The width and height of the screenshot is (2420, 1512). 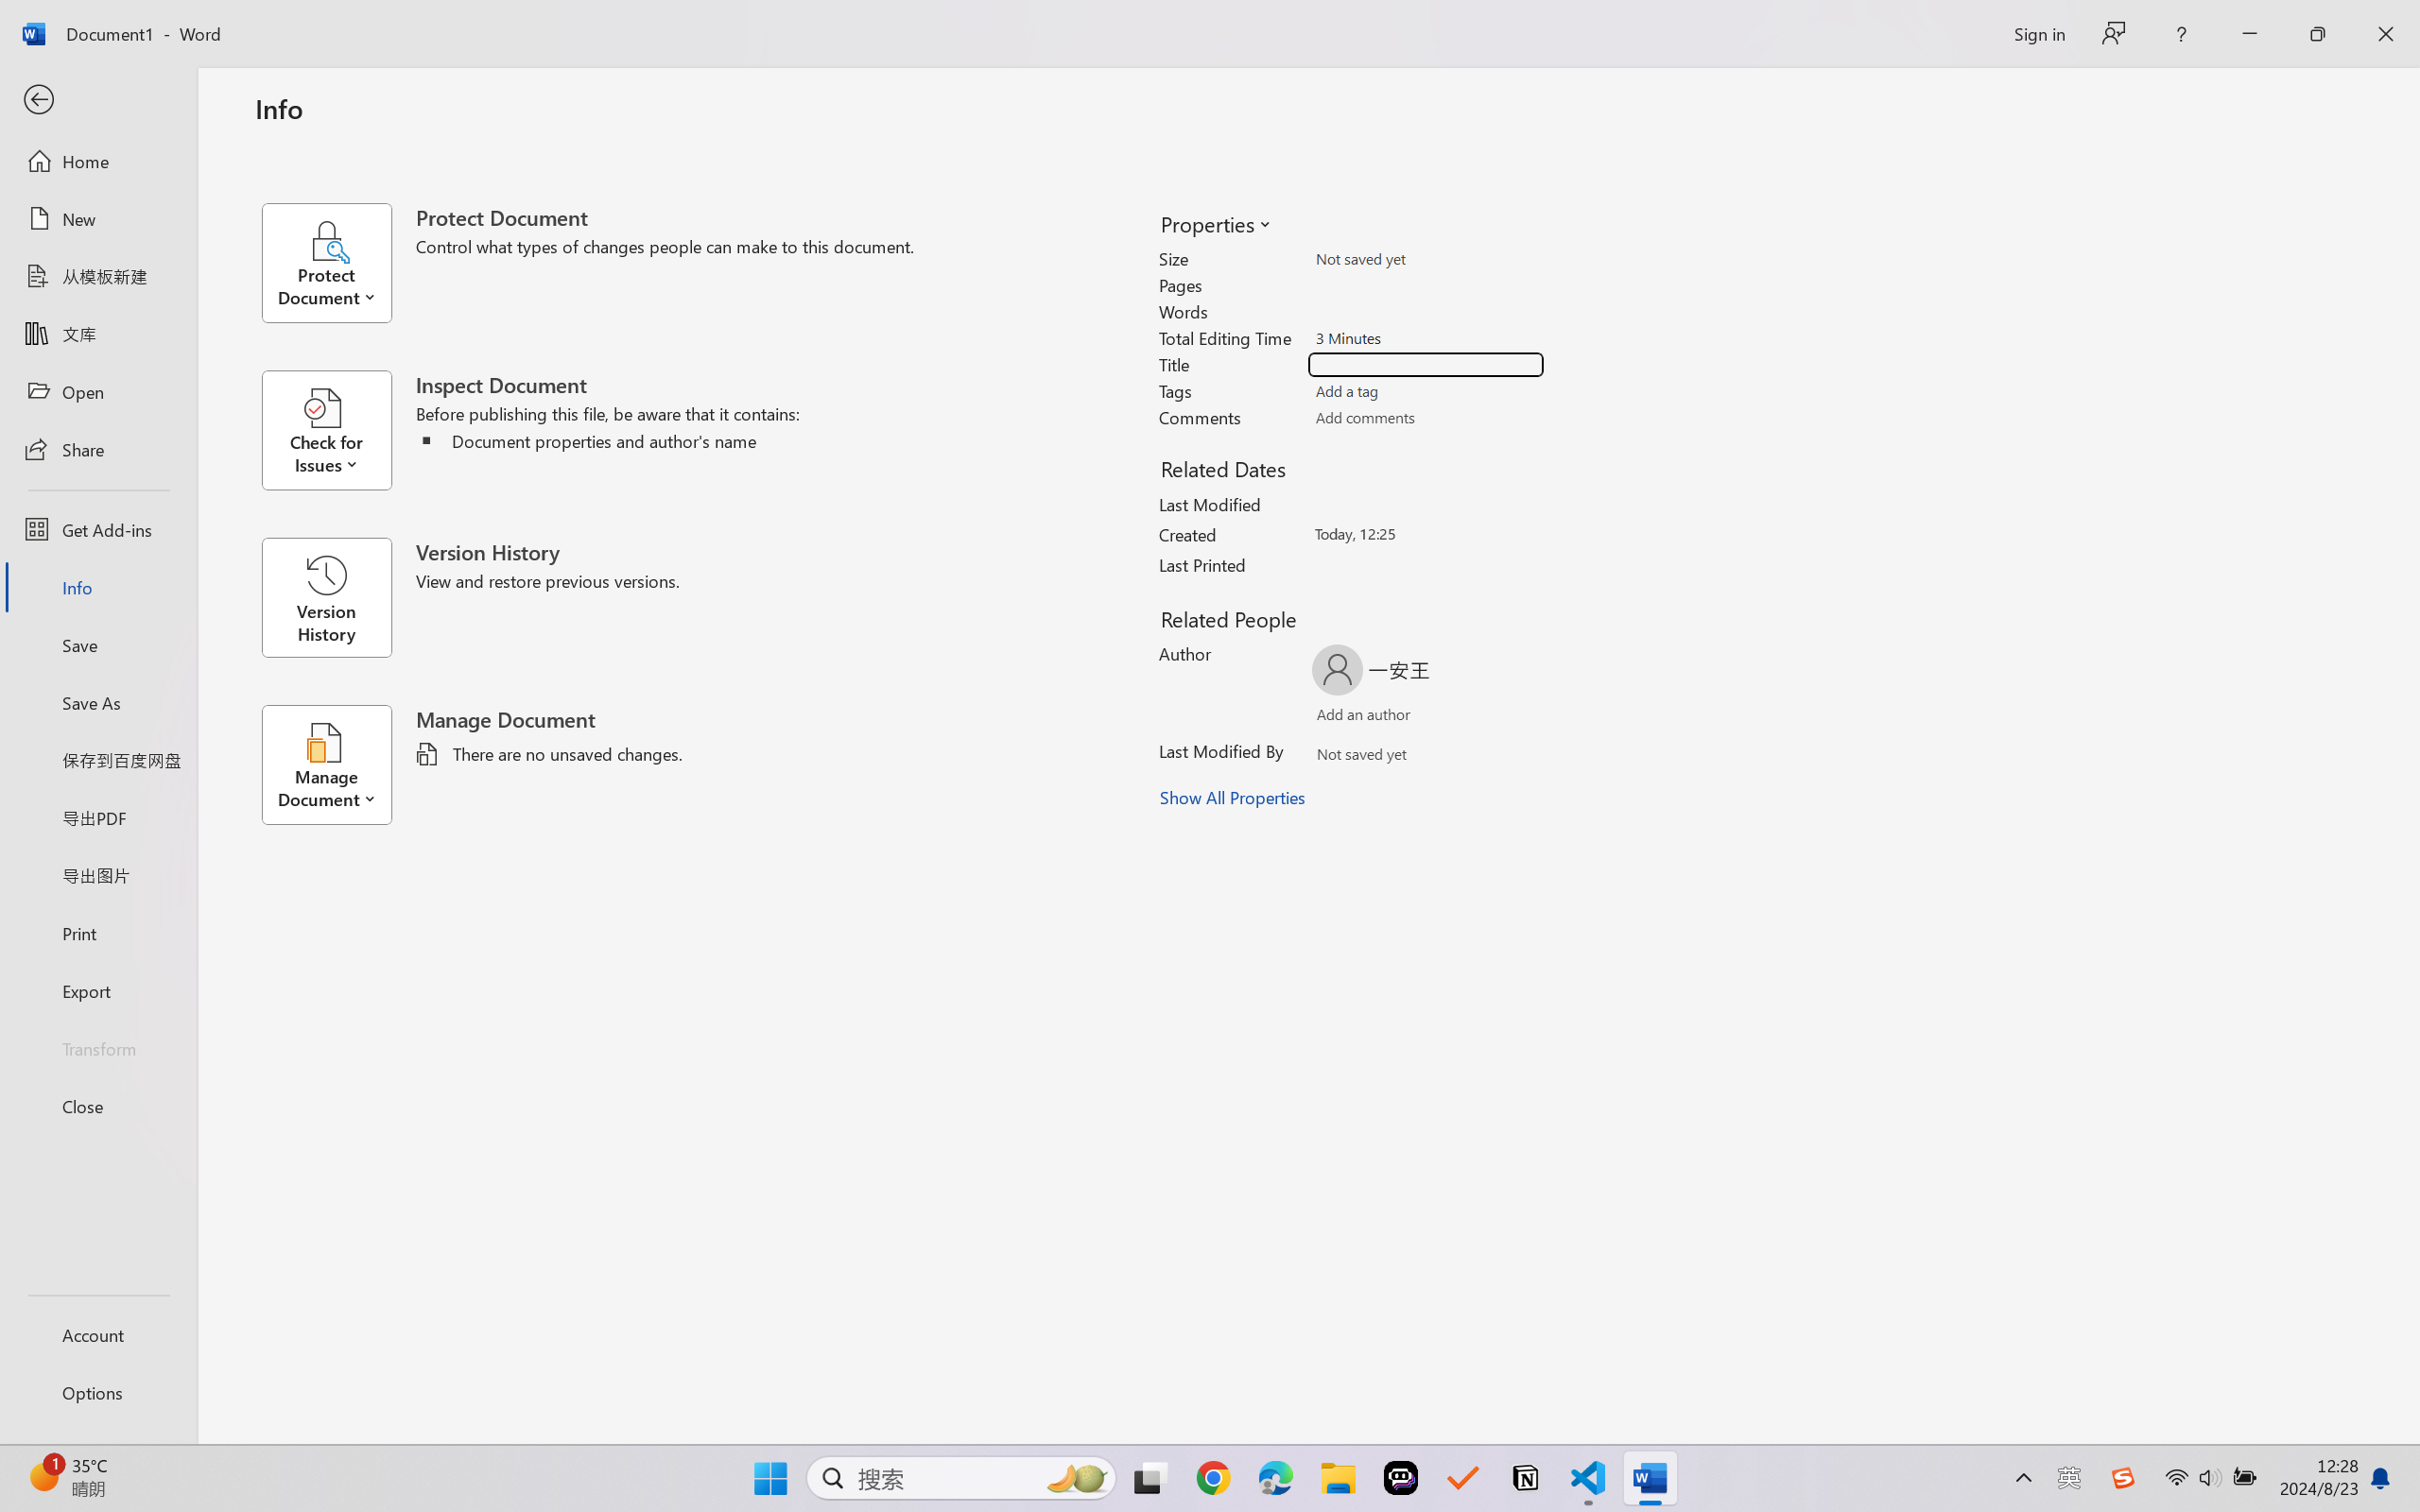 What do you see at coordinates (1426, 337) in the screenshot?
I see `'Total Editing Time'` at bounding box center [1426, 337].